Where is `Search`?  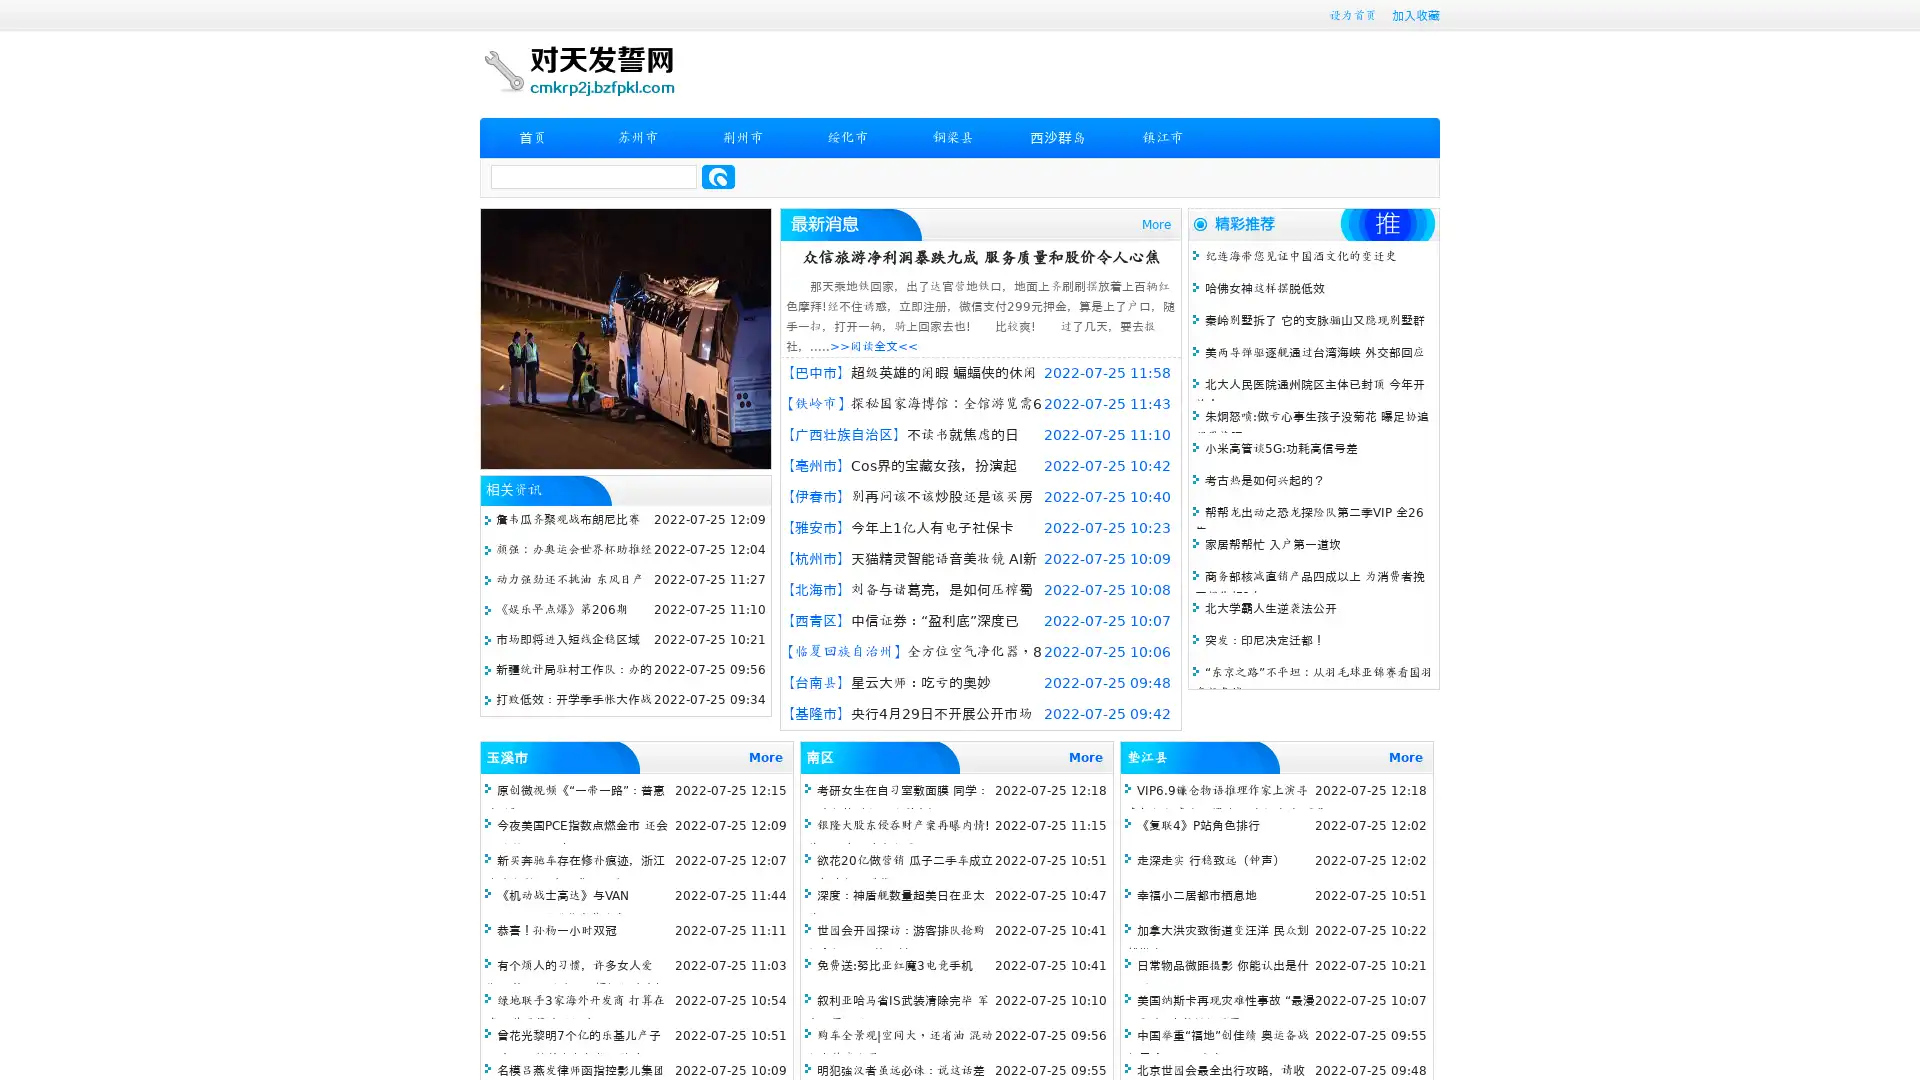
Search is located at coordinates (718, 176).